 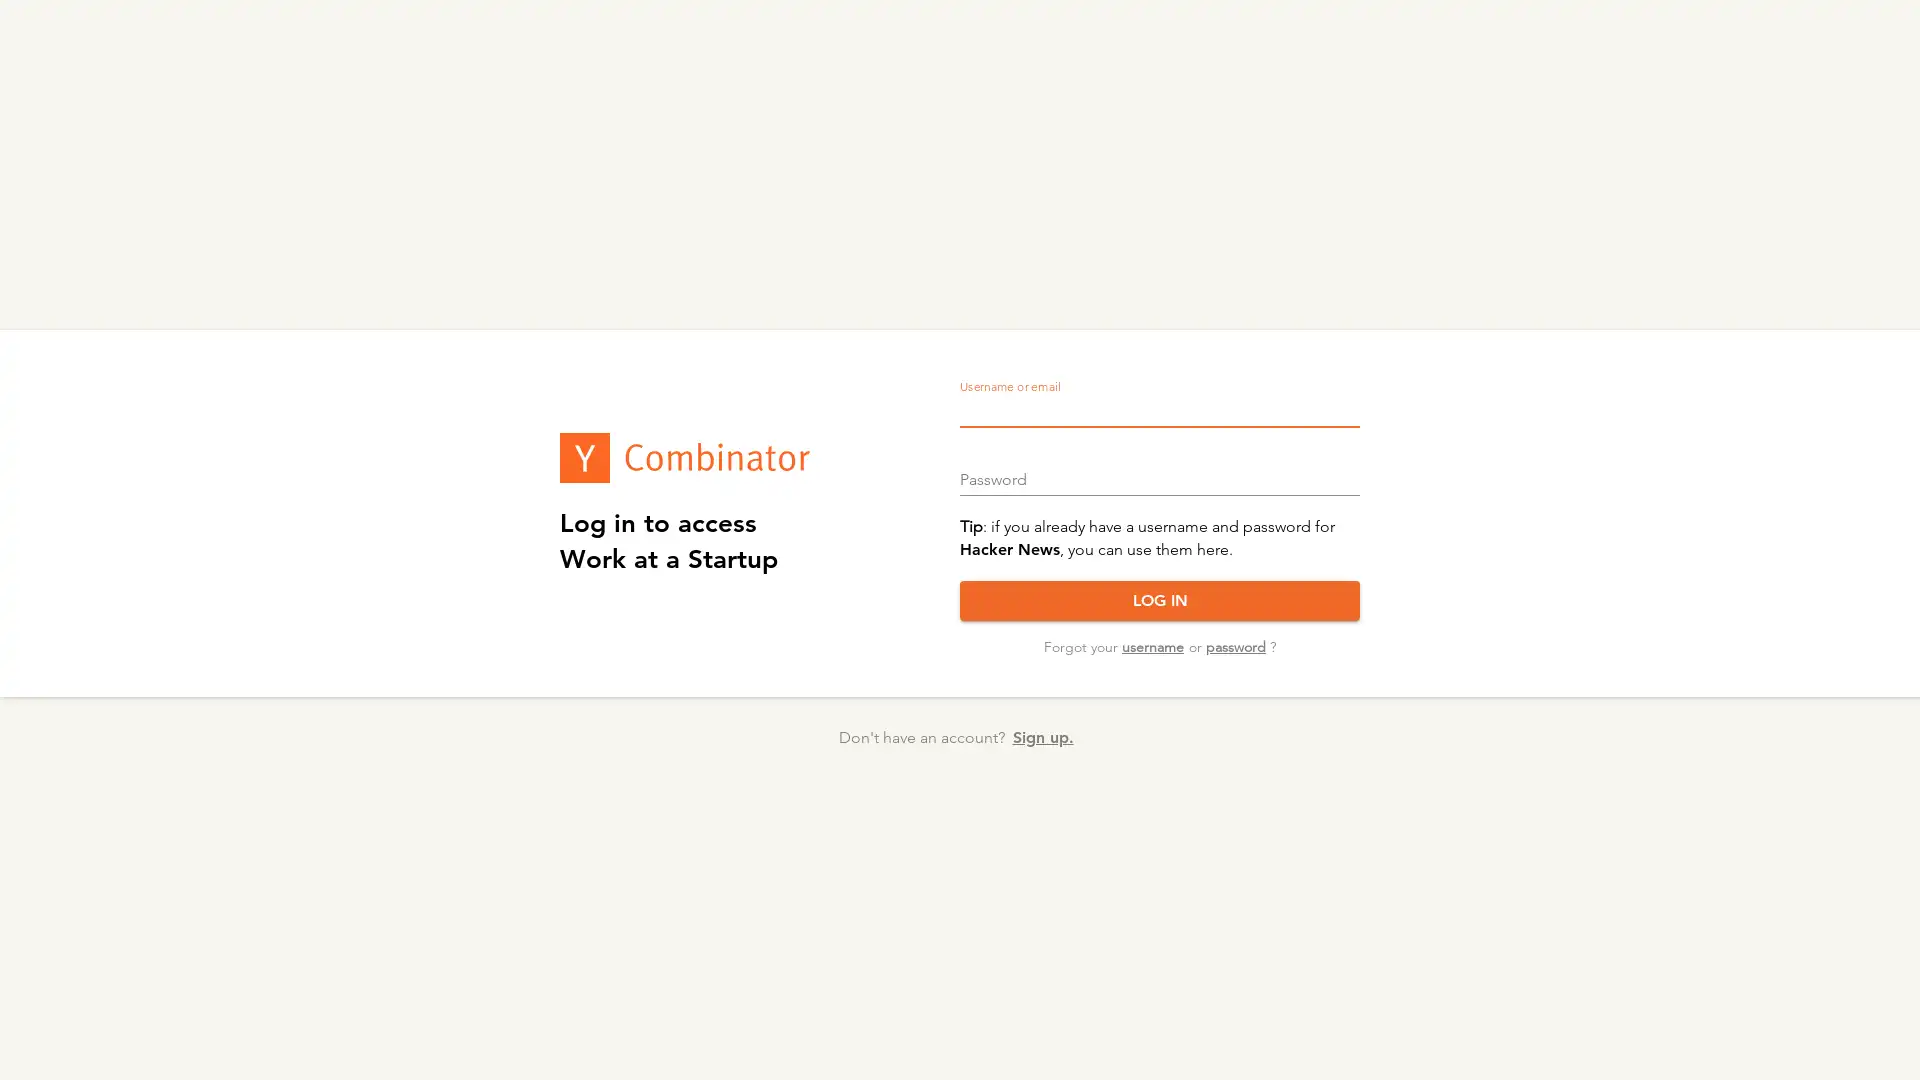 I want to click on password, so click(x=1233, y=647).